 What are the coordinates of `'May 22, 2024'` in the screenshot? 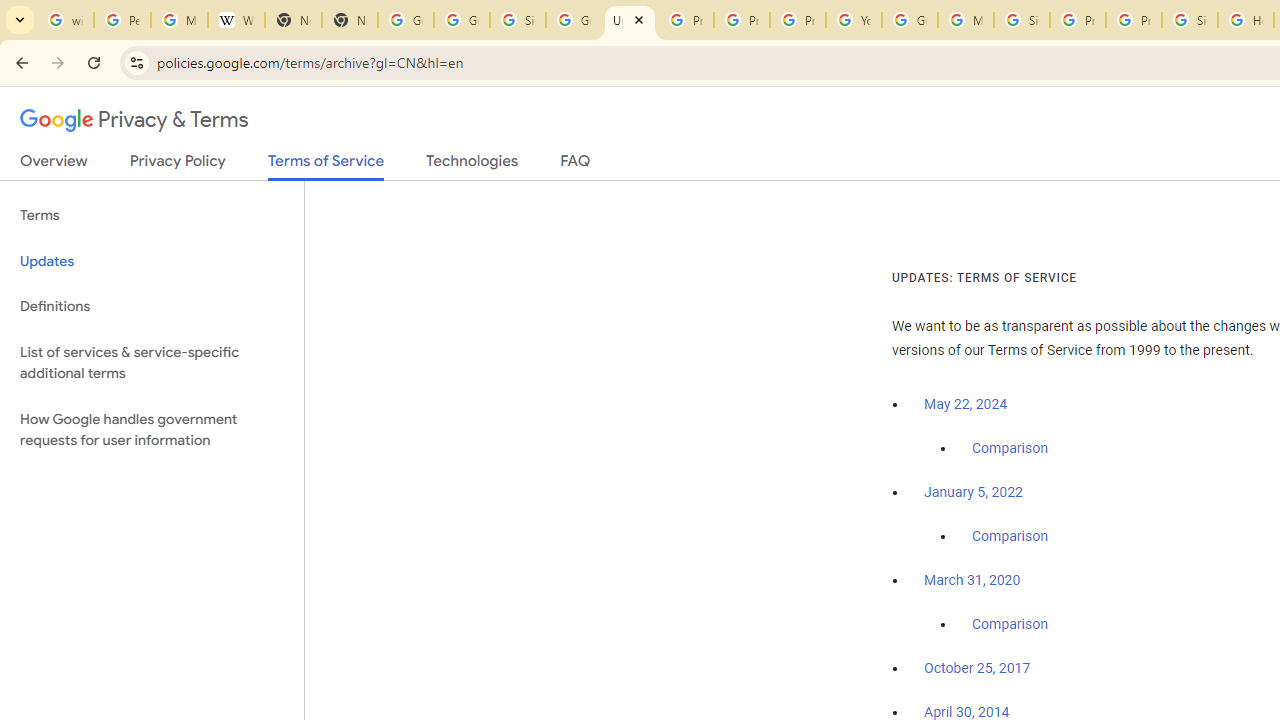 It's located at (966, 405).